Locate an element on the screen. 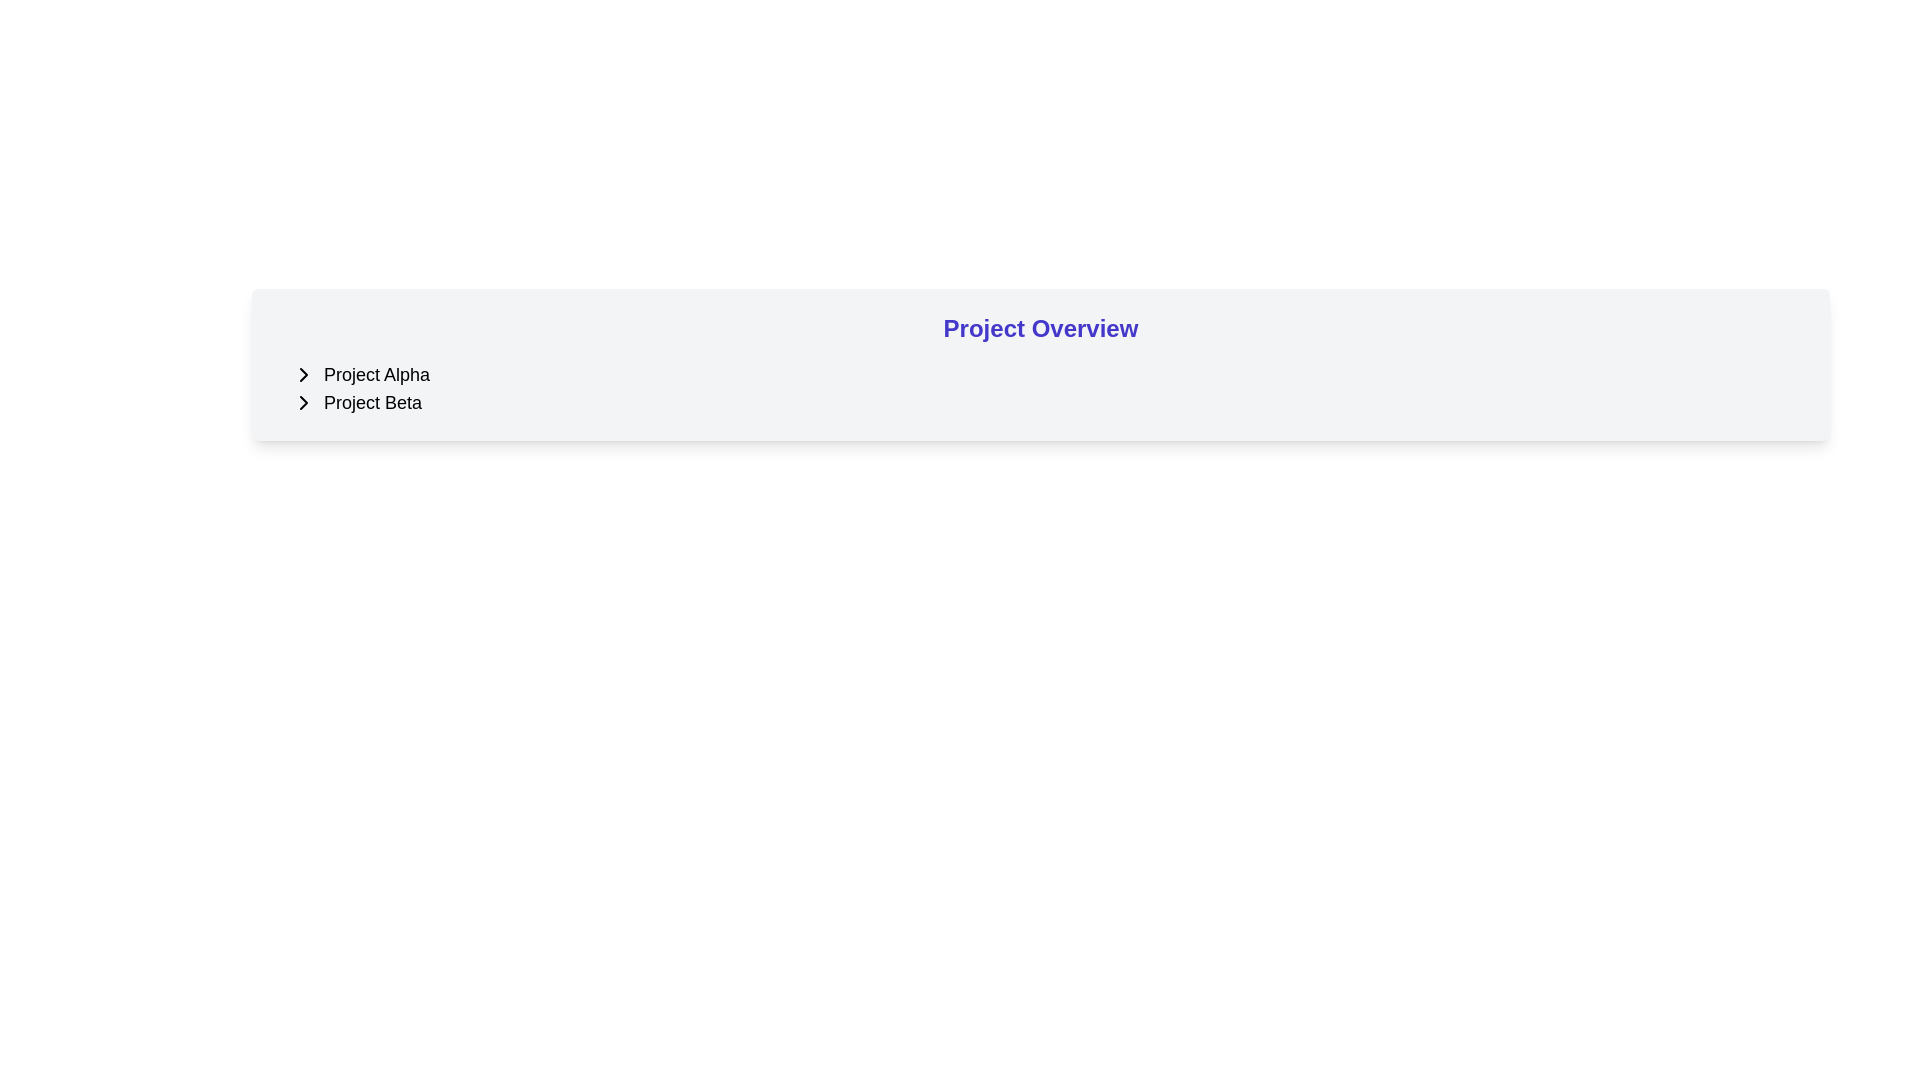 The width and height of the screenshot is (1920, 1080). the right-pointing arrow icon button next to the text 'Project Alpha' is located at coordinates (302, 374).